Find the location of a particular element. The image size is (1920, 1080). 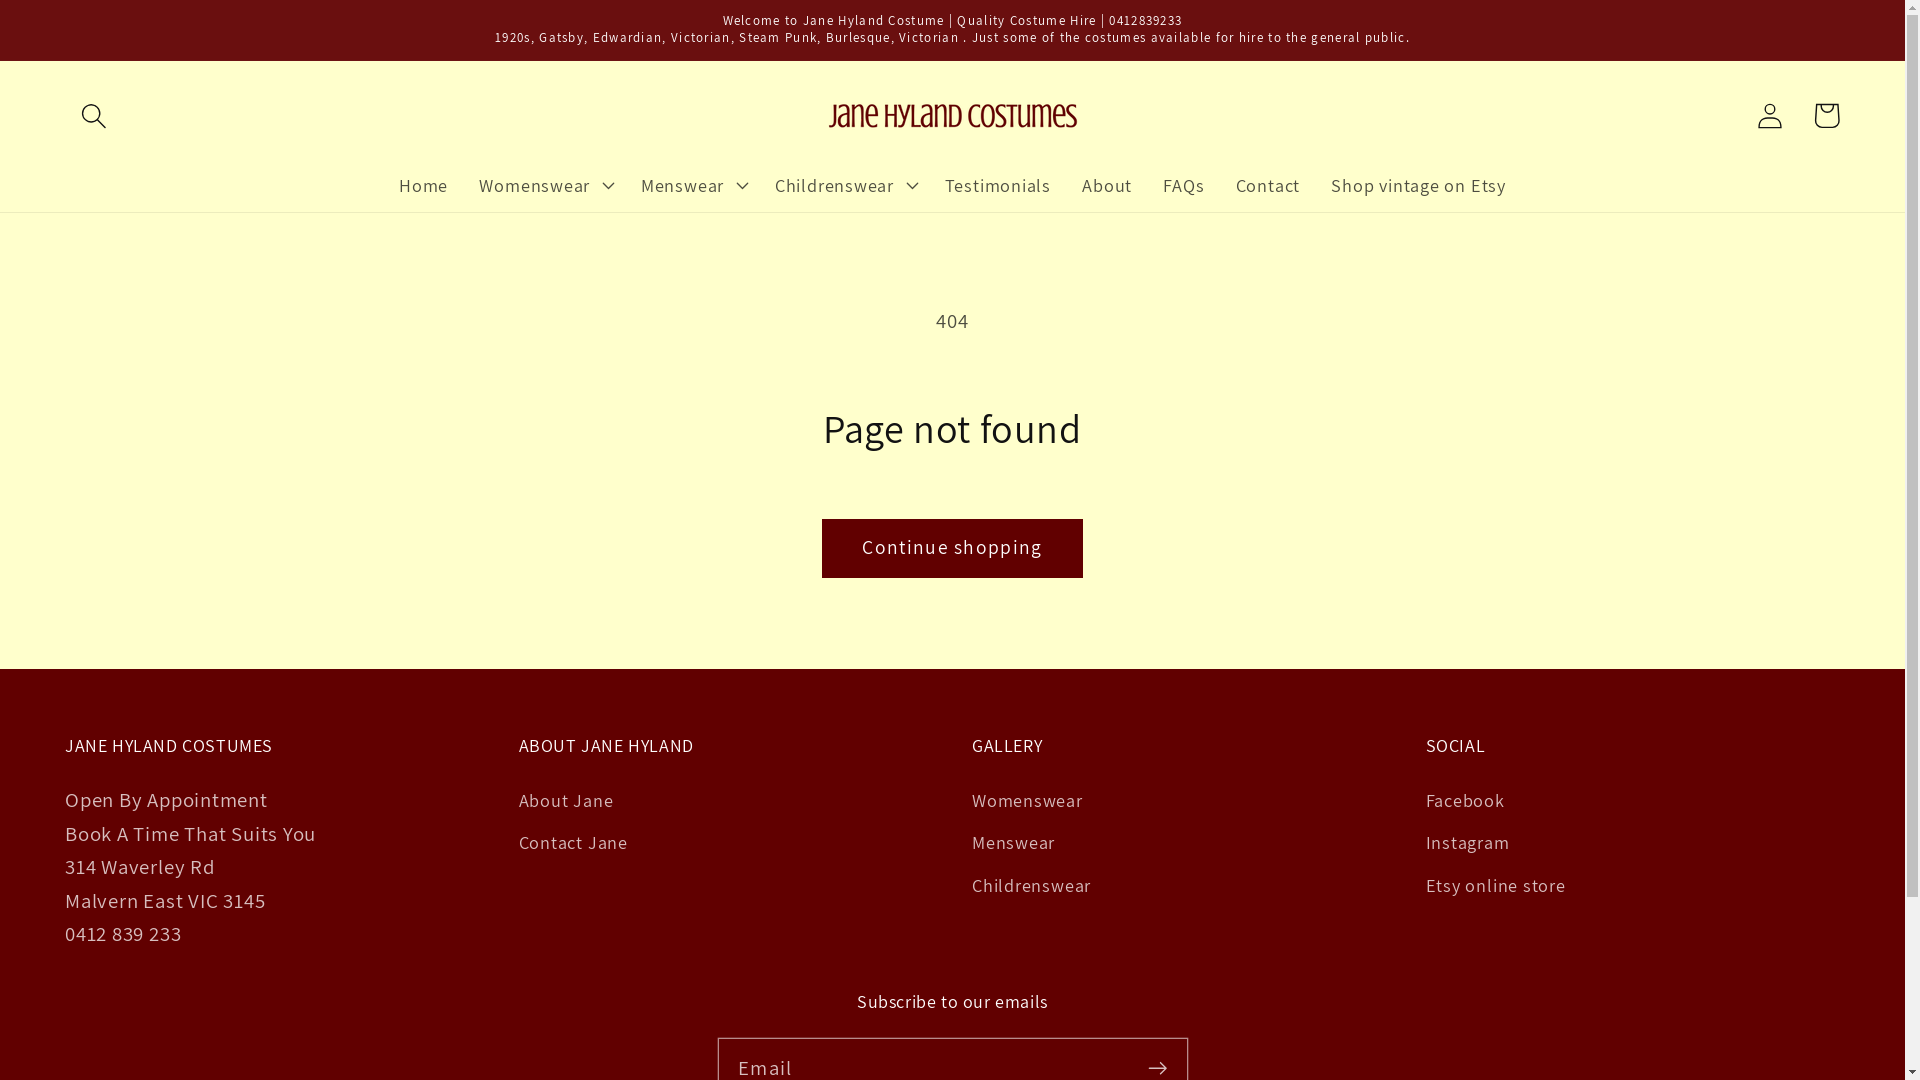

'Testimonials' is located at coordinates (998, 185).